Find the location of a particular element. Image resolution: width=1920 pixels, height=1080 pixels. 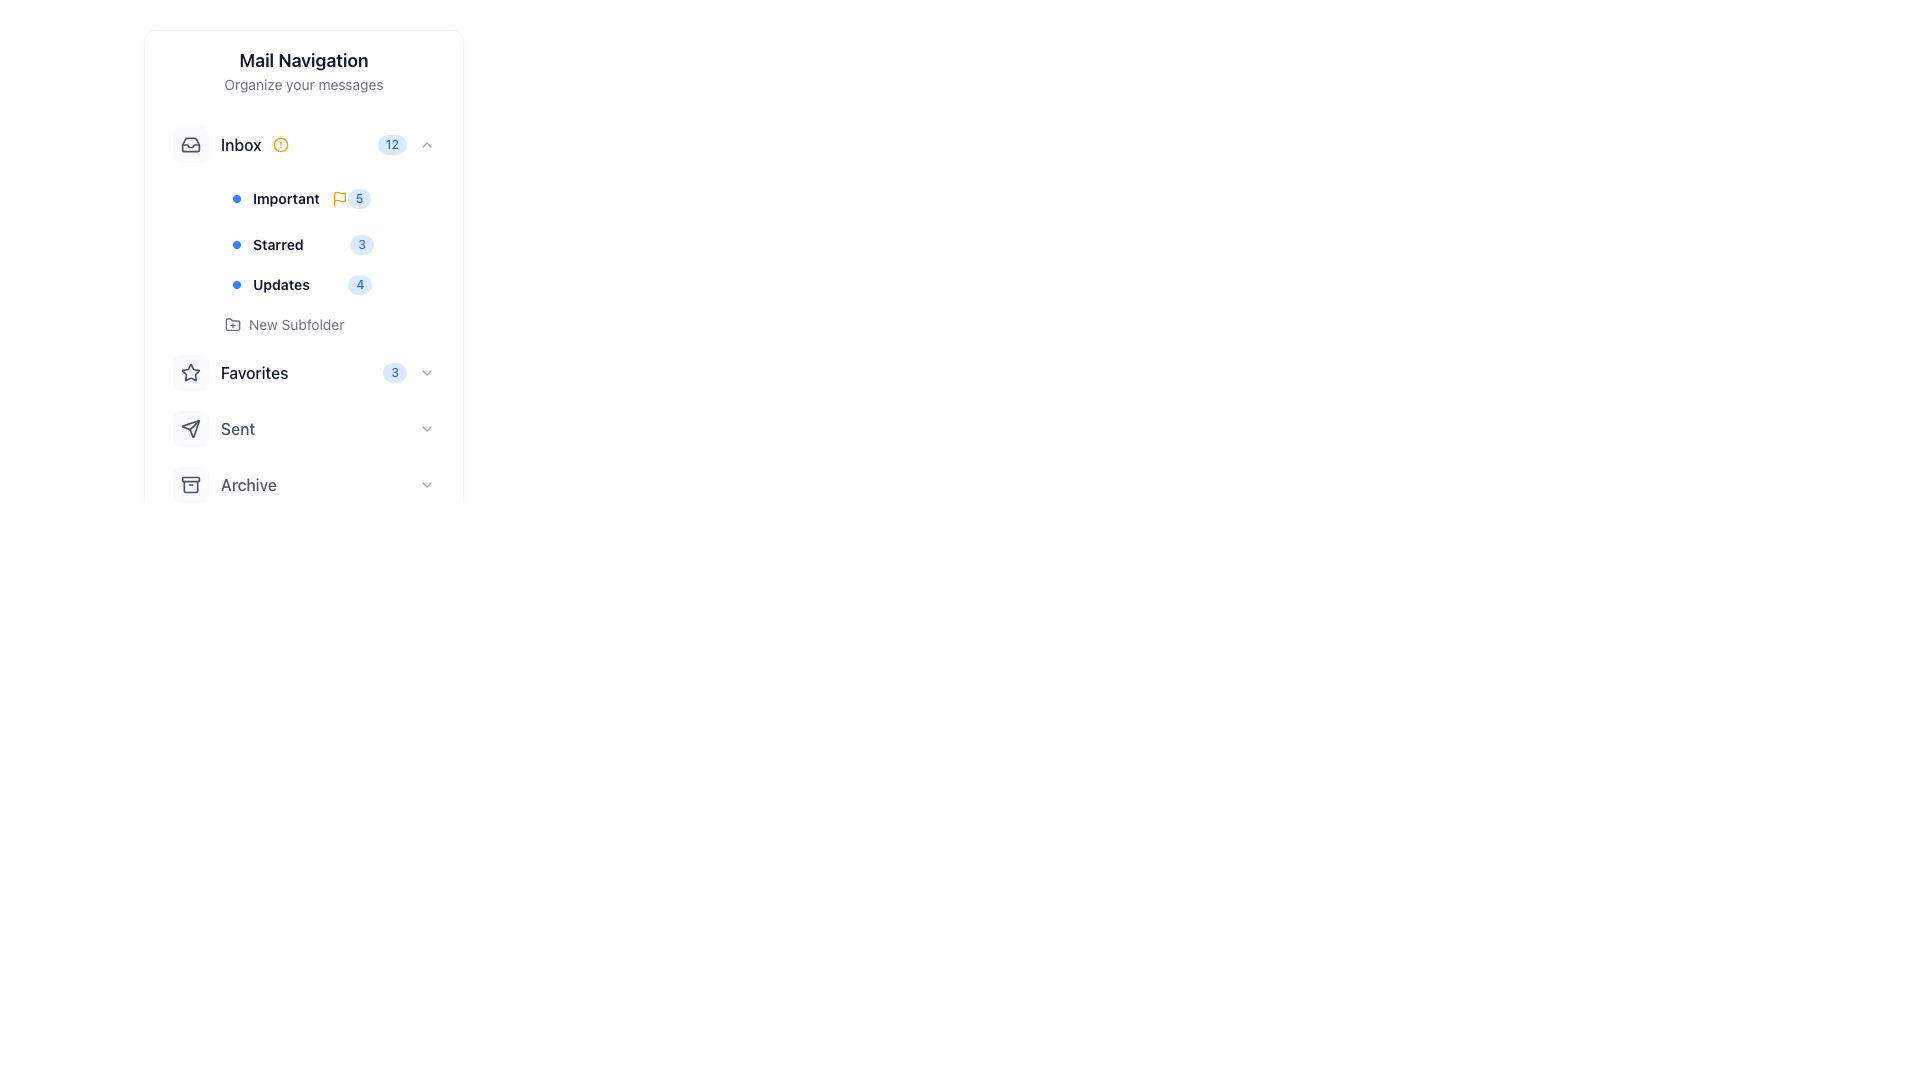

the 'Archive' sidebar navigation item, which features a small archive icon and the text 'Archive' in a medium-weight gray font is located at coordinates (224, 485).